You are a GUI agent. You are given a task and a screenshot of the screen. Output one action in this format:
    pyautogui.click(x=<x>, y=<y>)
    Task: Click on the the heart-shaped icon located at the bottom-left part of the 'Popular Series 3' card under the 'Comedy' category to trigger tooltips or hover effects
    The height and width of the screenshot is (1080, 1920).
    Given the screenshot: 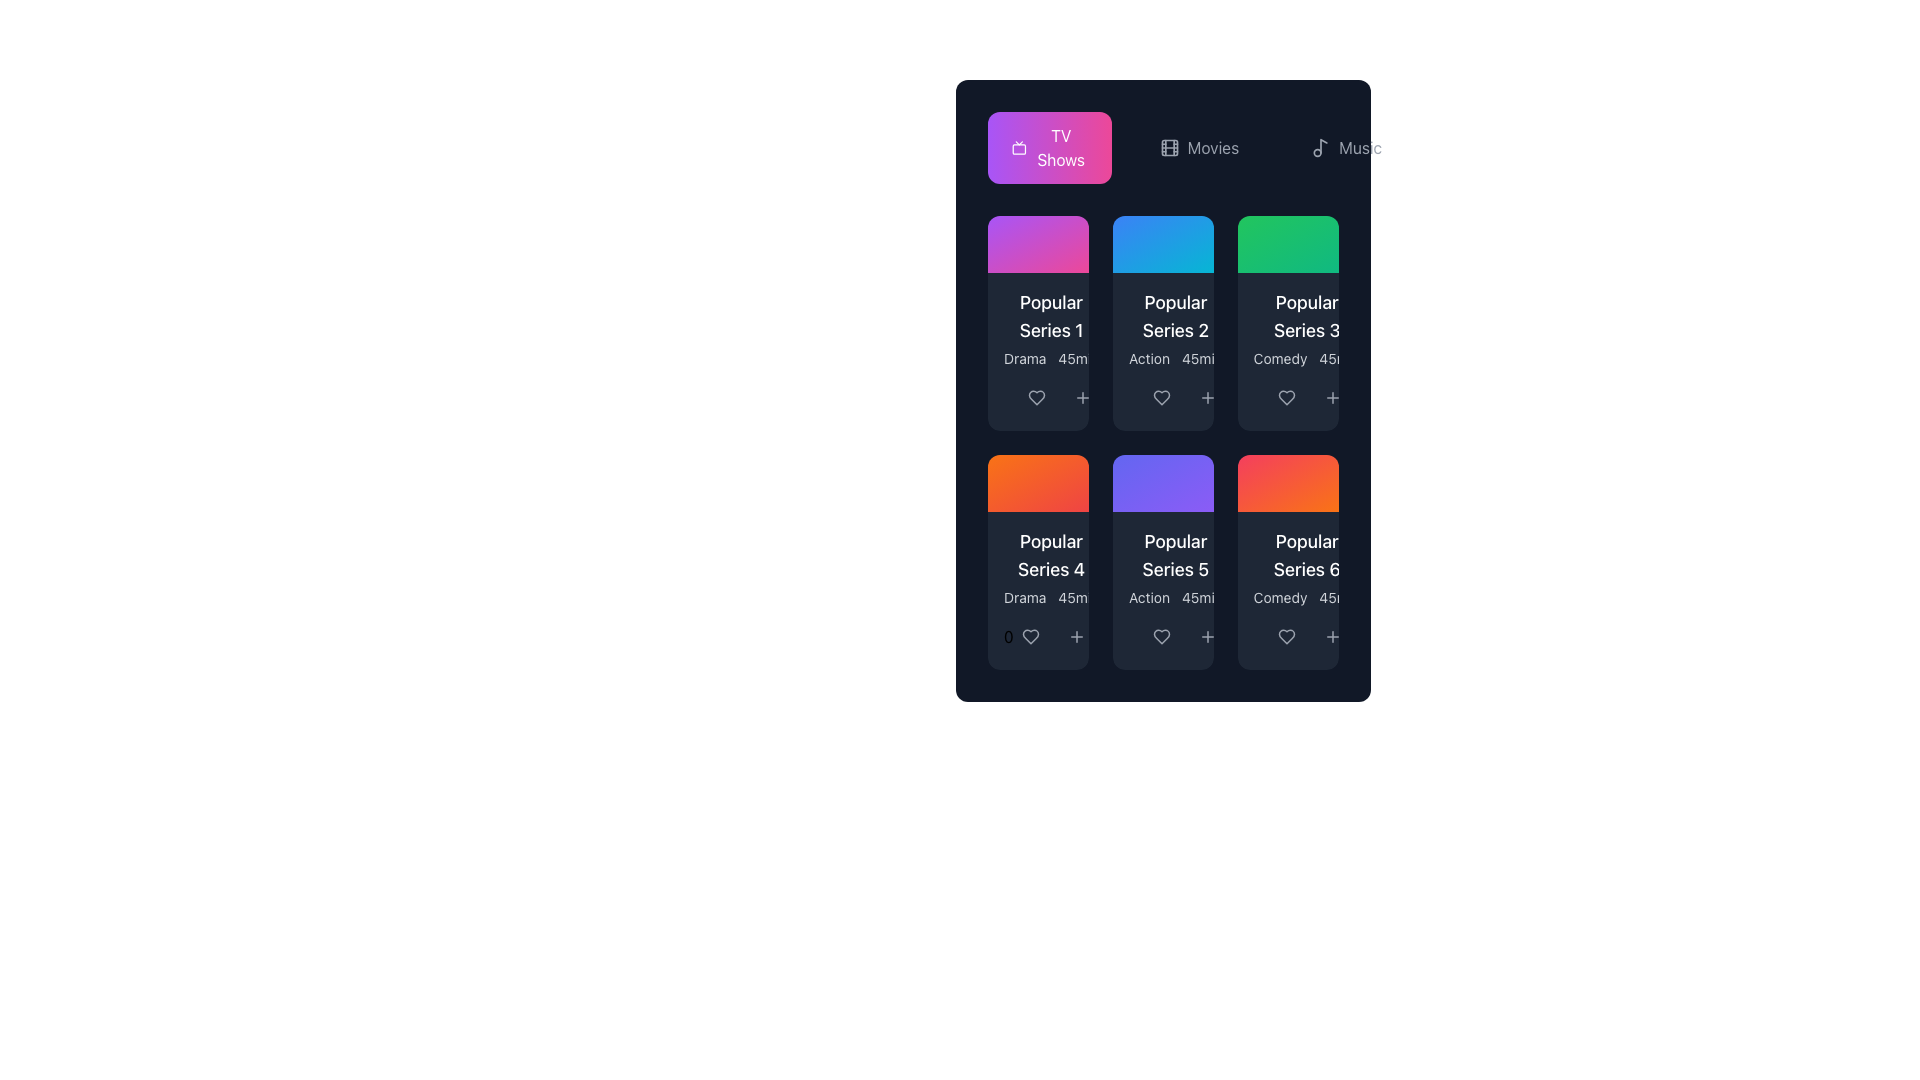 What is the action you would take?
    pyautogui.click(x=1286, y=397)
    